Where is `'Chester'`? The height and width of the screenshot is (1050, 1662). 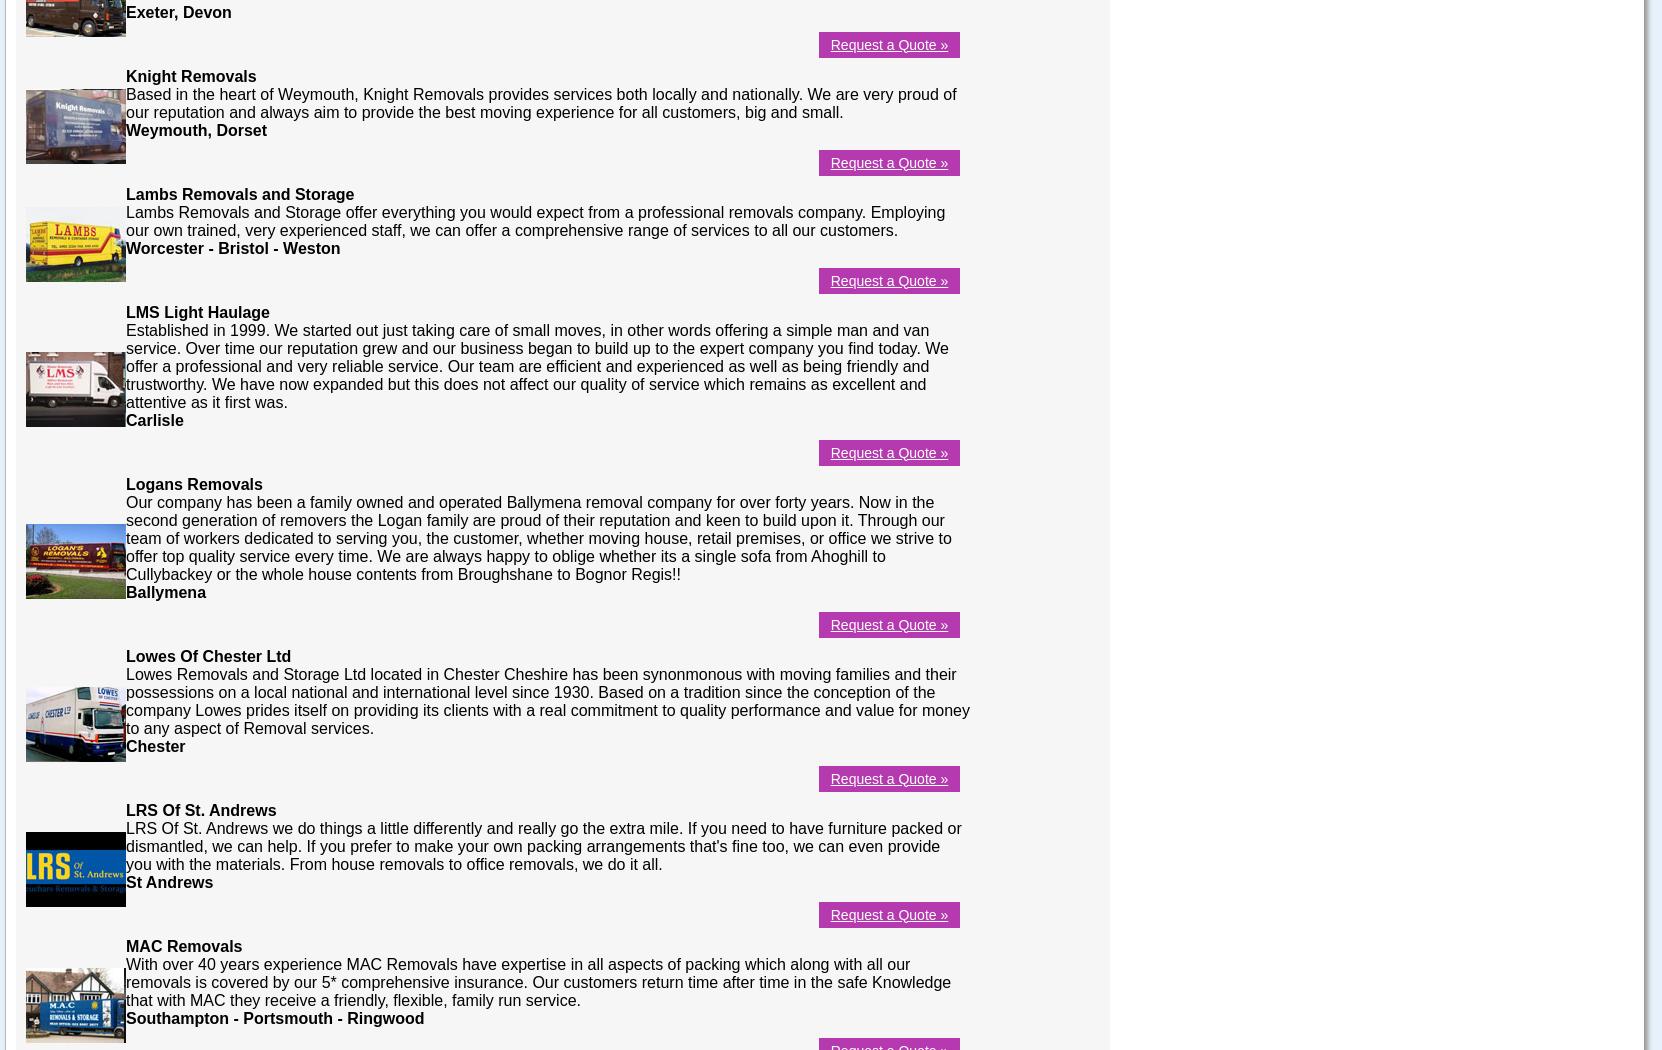
'Chester' is located at coordinates (155, 744).